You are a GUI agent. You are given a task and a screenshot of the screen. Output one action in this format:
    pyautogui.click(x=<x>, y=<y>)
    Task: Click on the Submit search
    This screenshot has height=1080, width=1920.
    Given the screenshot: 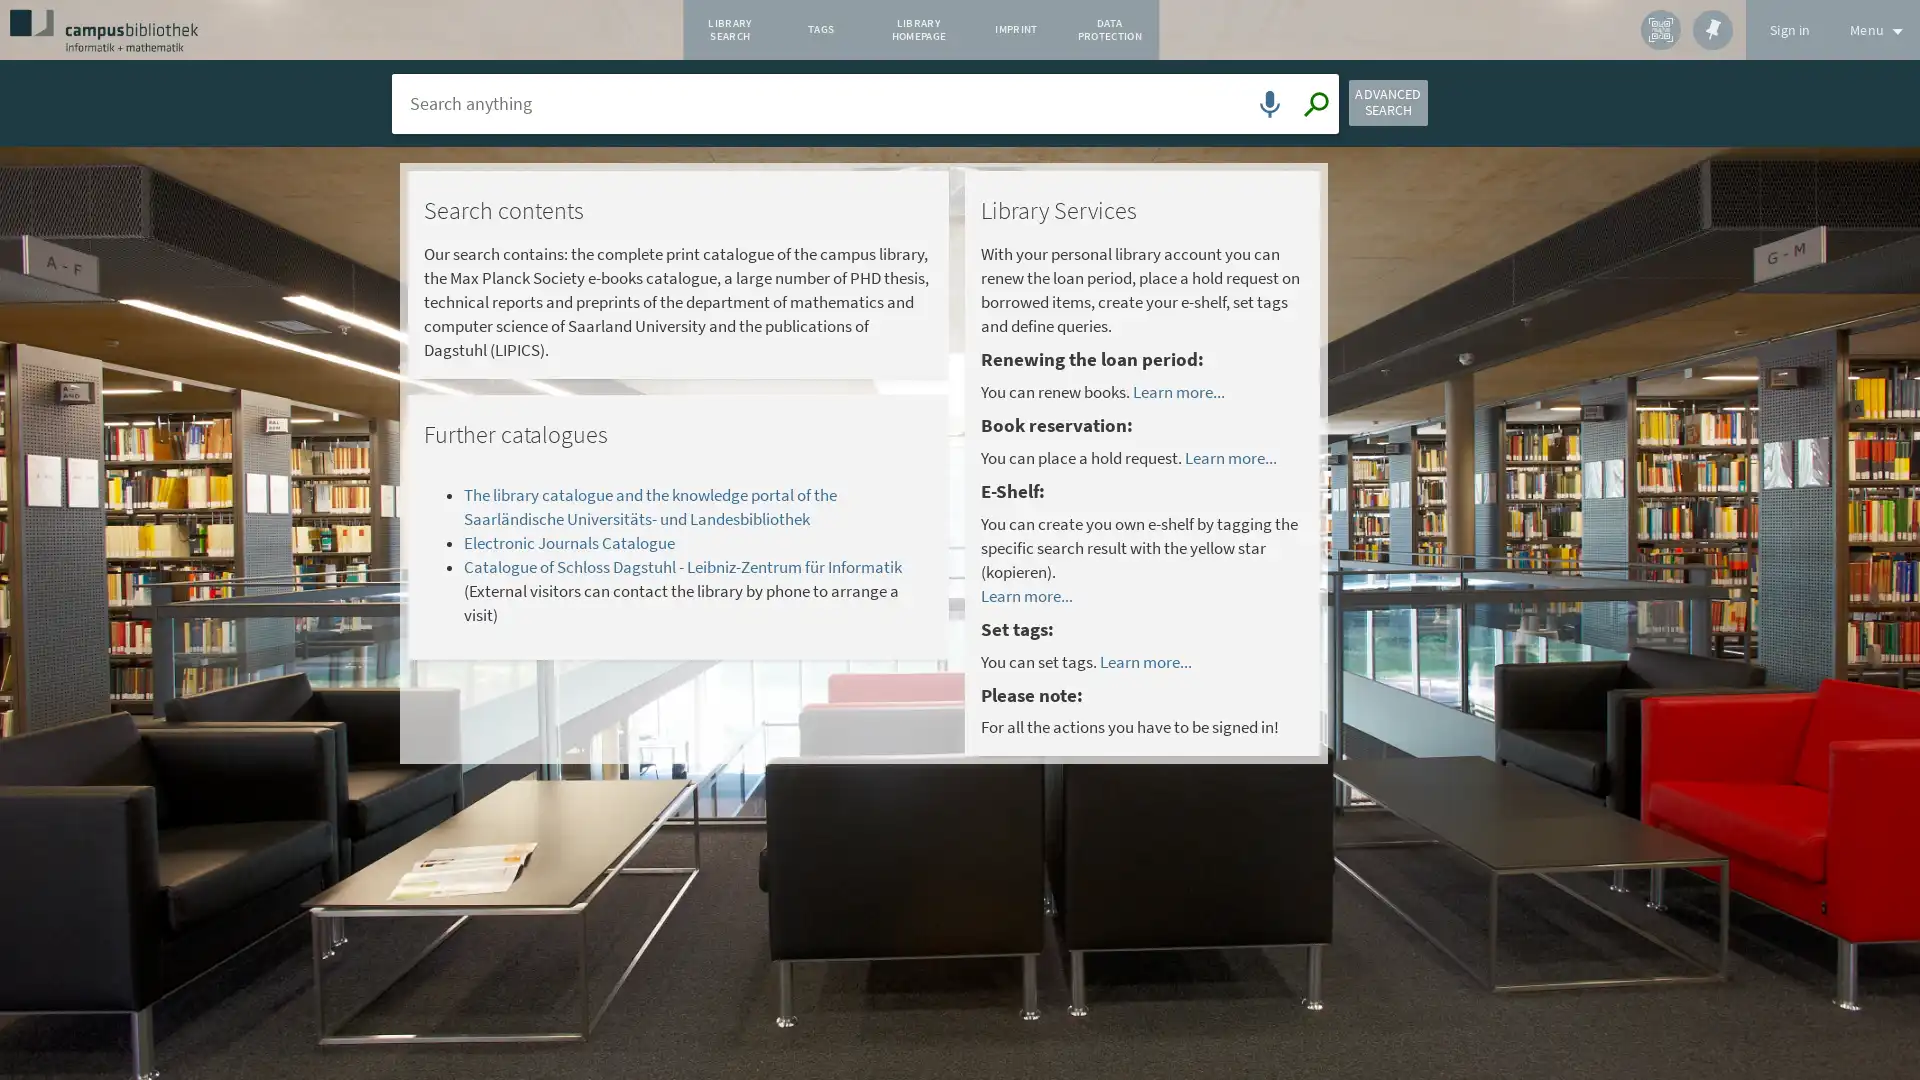 What is the action you would take?
    pyautogui.click(x=1311, y=111)
    